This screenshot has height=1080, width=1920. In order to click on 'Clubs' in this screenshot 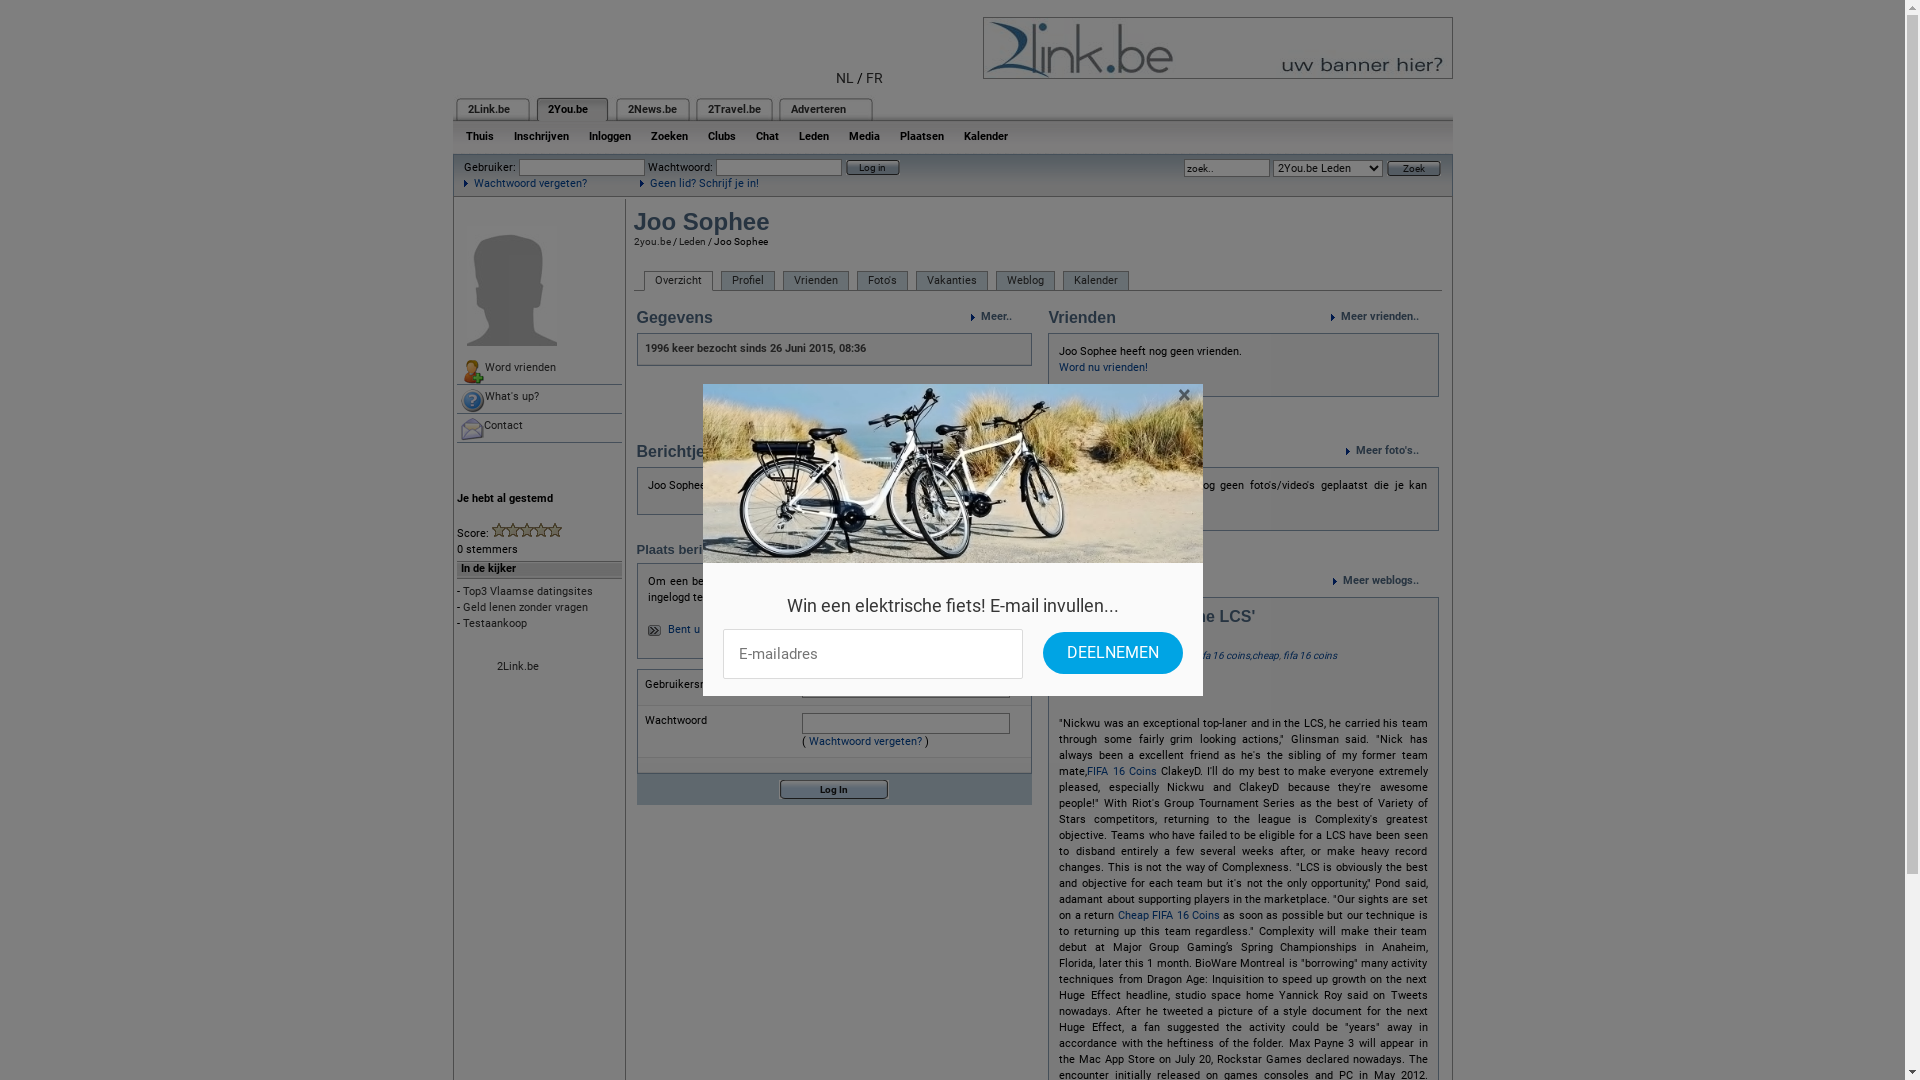, I will do `click(720, 135)`.